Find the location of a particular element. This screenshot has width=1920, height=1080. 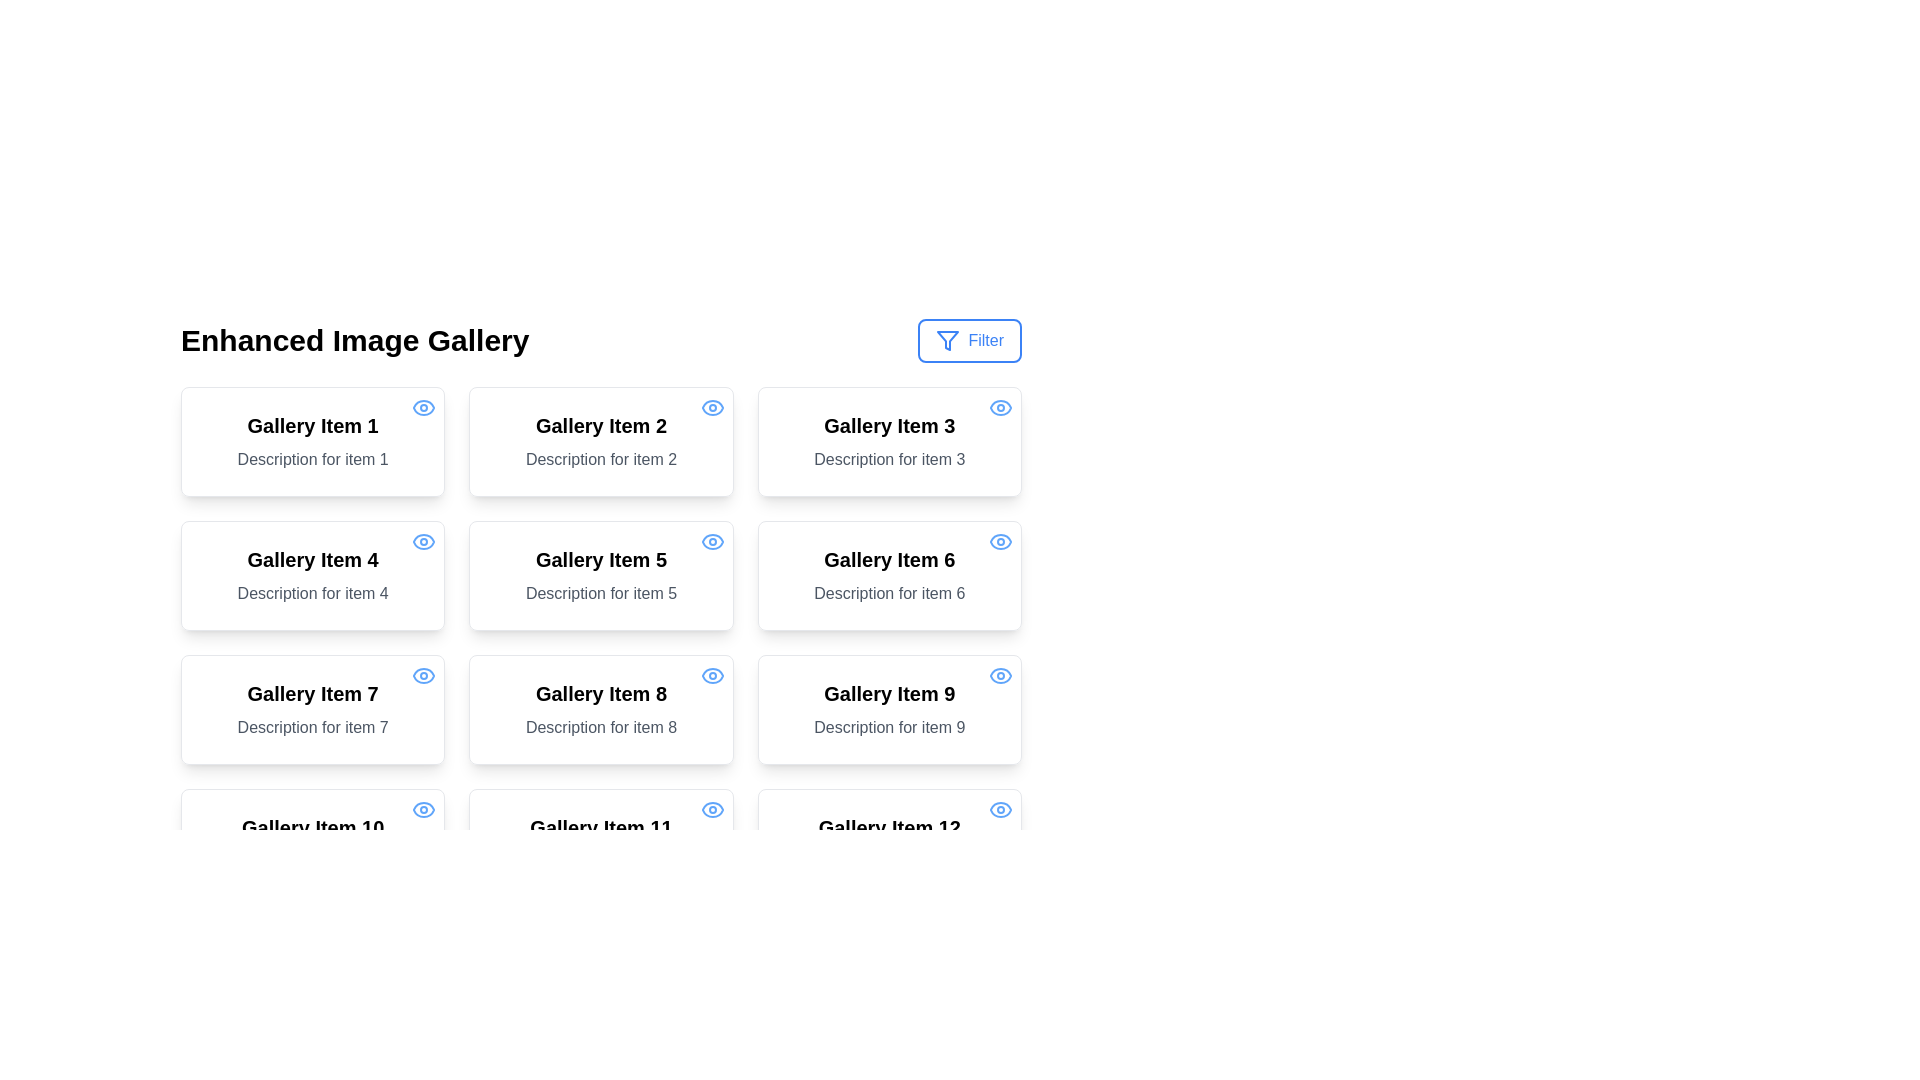

the filter icon located on the button labeled 'Filter', which is positioned at the top right of the interface is located at coordinates (947, 339).